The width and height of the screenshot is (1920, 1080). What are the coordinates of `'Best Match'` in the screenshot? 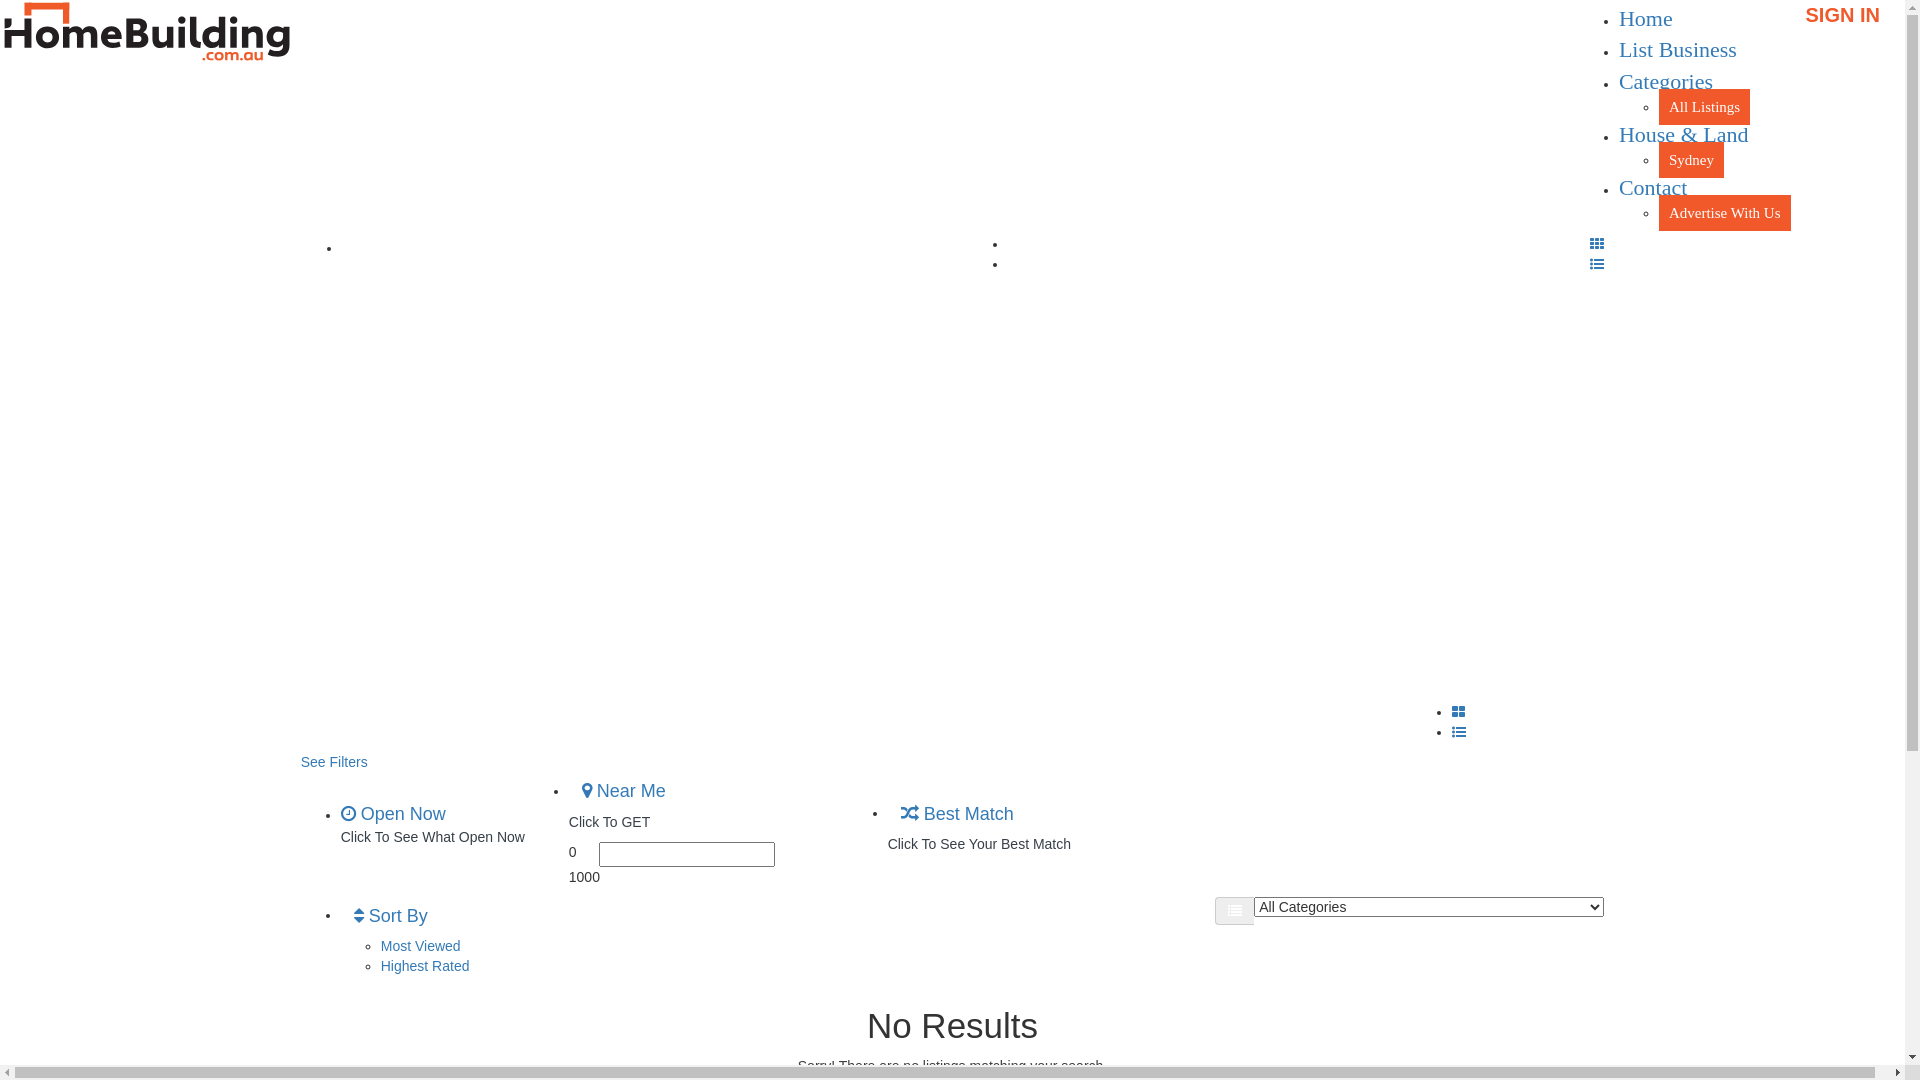 It's located at (956, 814).